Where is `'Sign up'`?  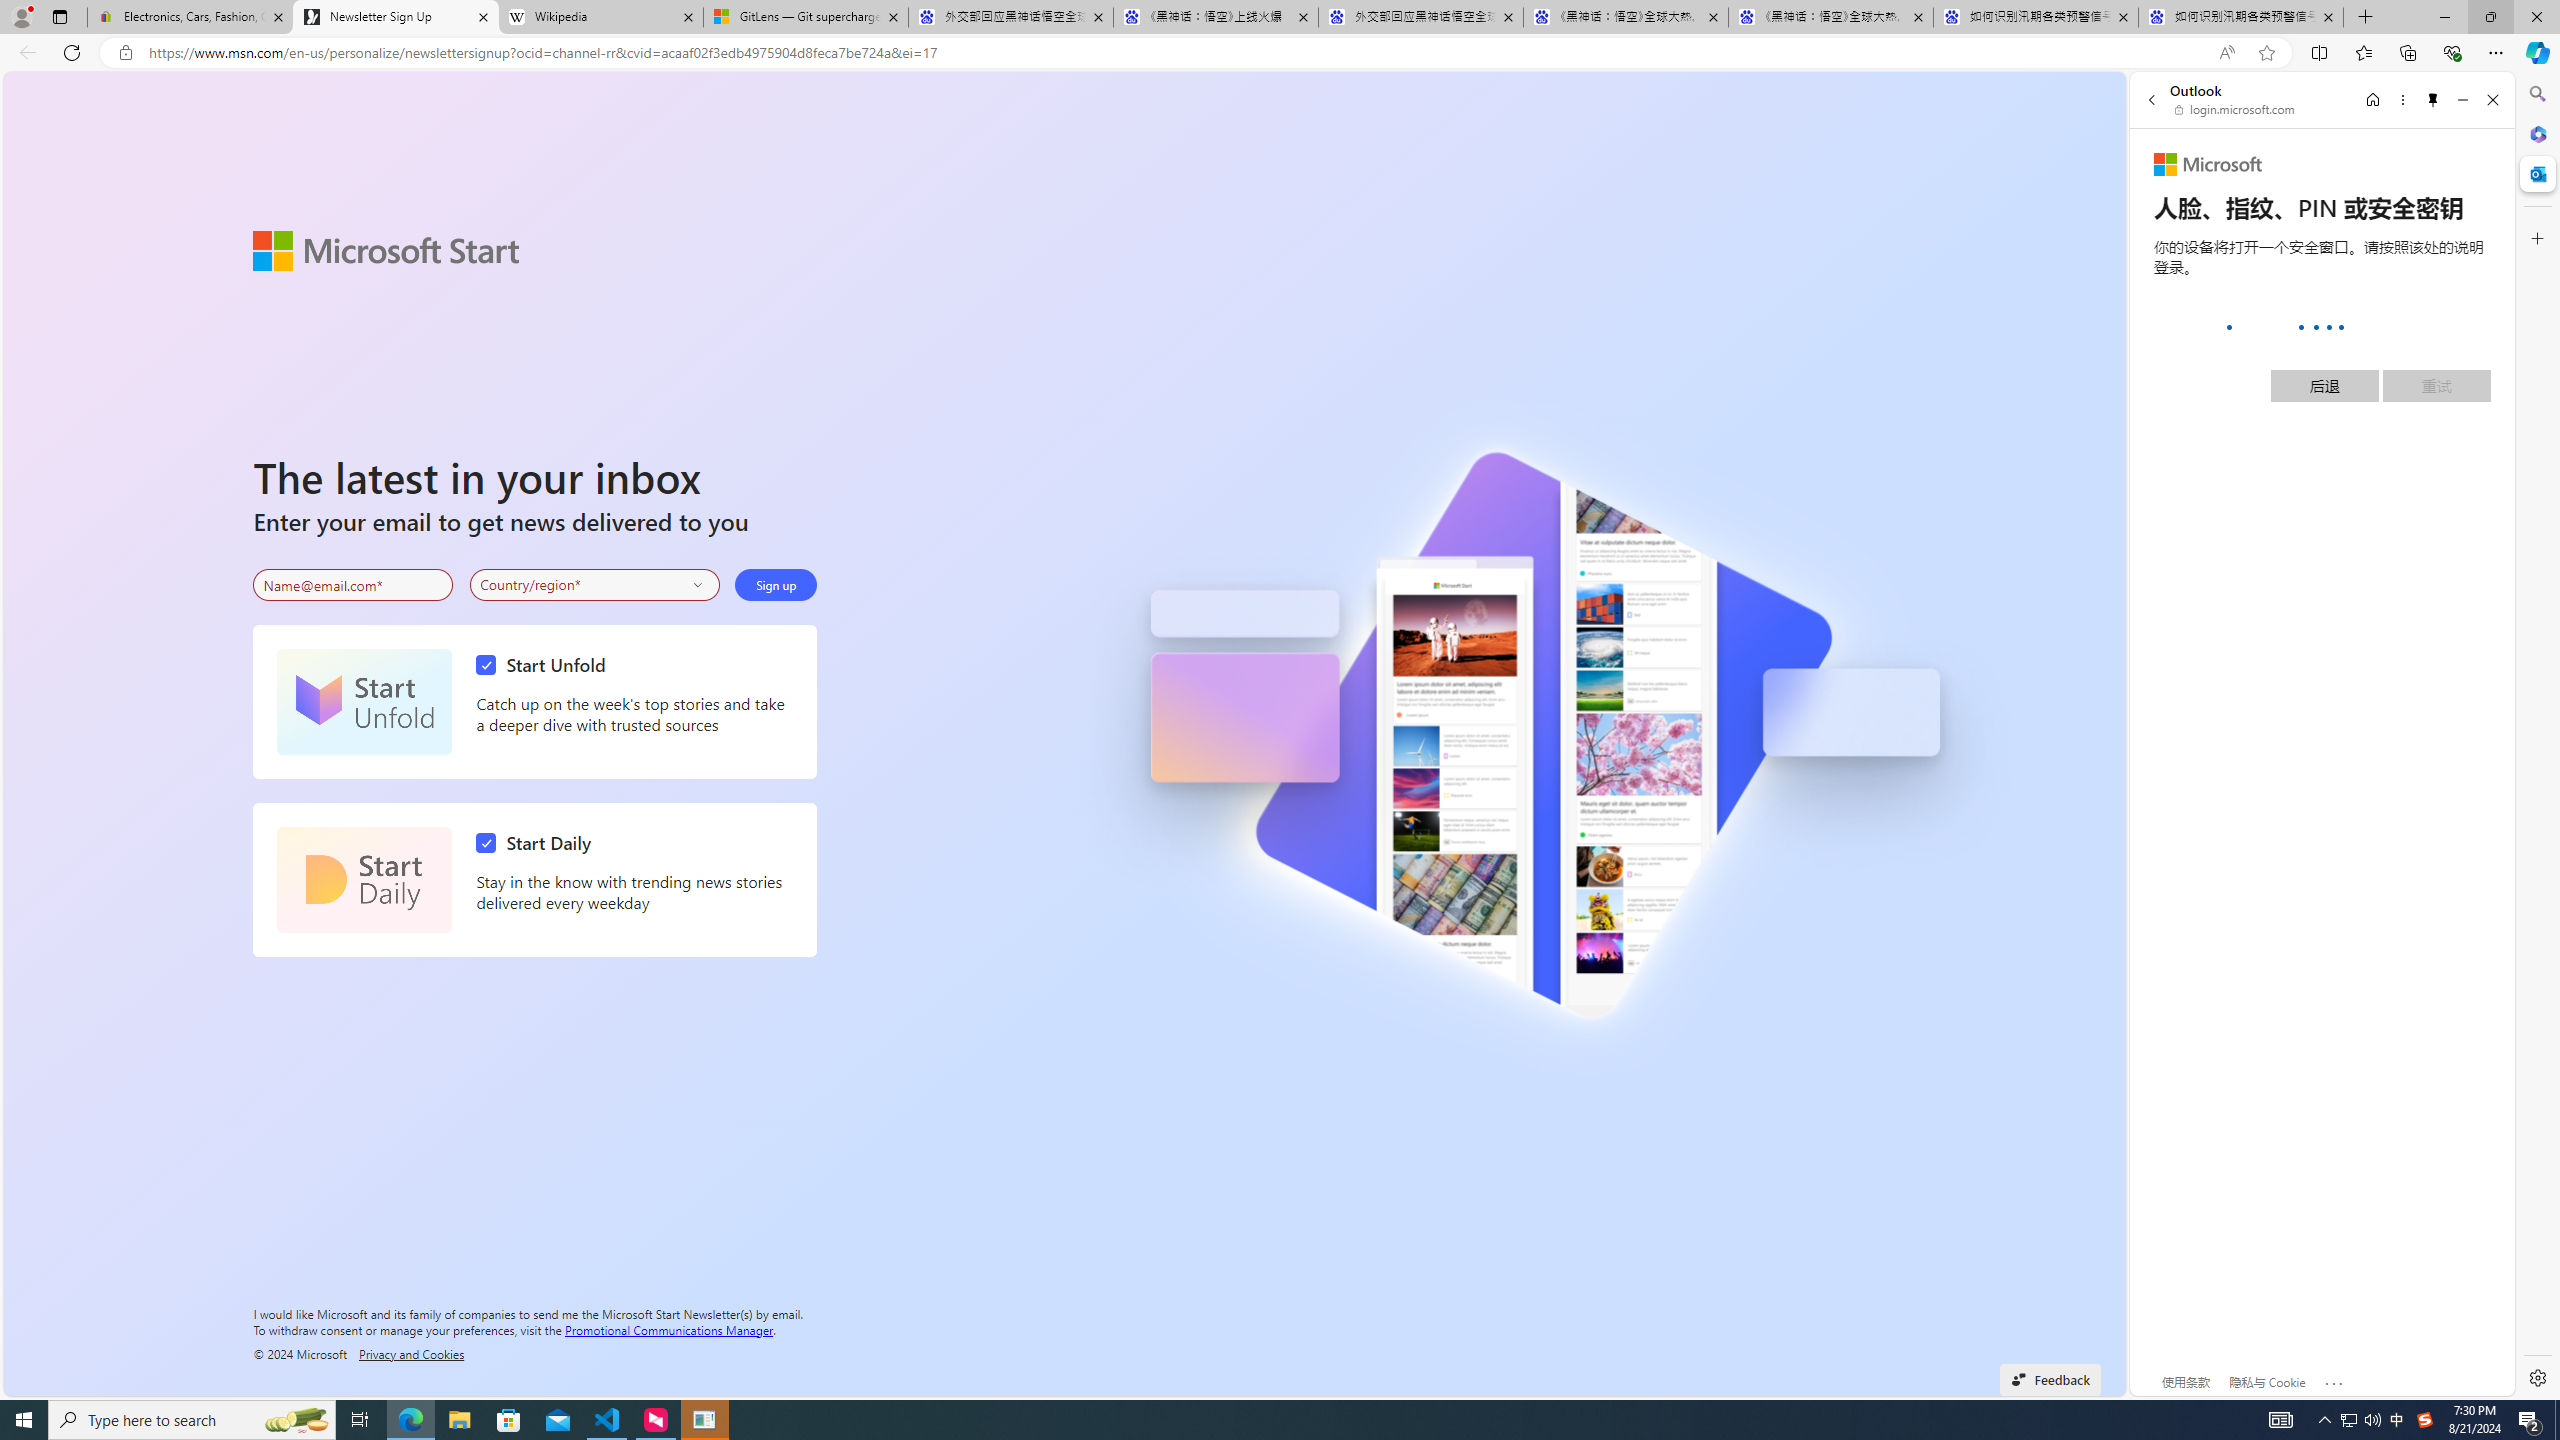 'Sign up' is located at coordinates (775, 585).